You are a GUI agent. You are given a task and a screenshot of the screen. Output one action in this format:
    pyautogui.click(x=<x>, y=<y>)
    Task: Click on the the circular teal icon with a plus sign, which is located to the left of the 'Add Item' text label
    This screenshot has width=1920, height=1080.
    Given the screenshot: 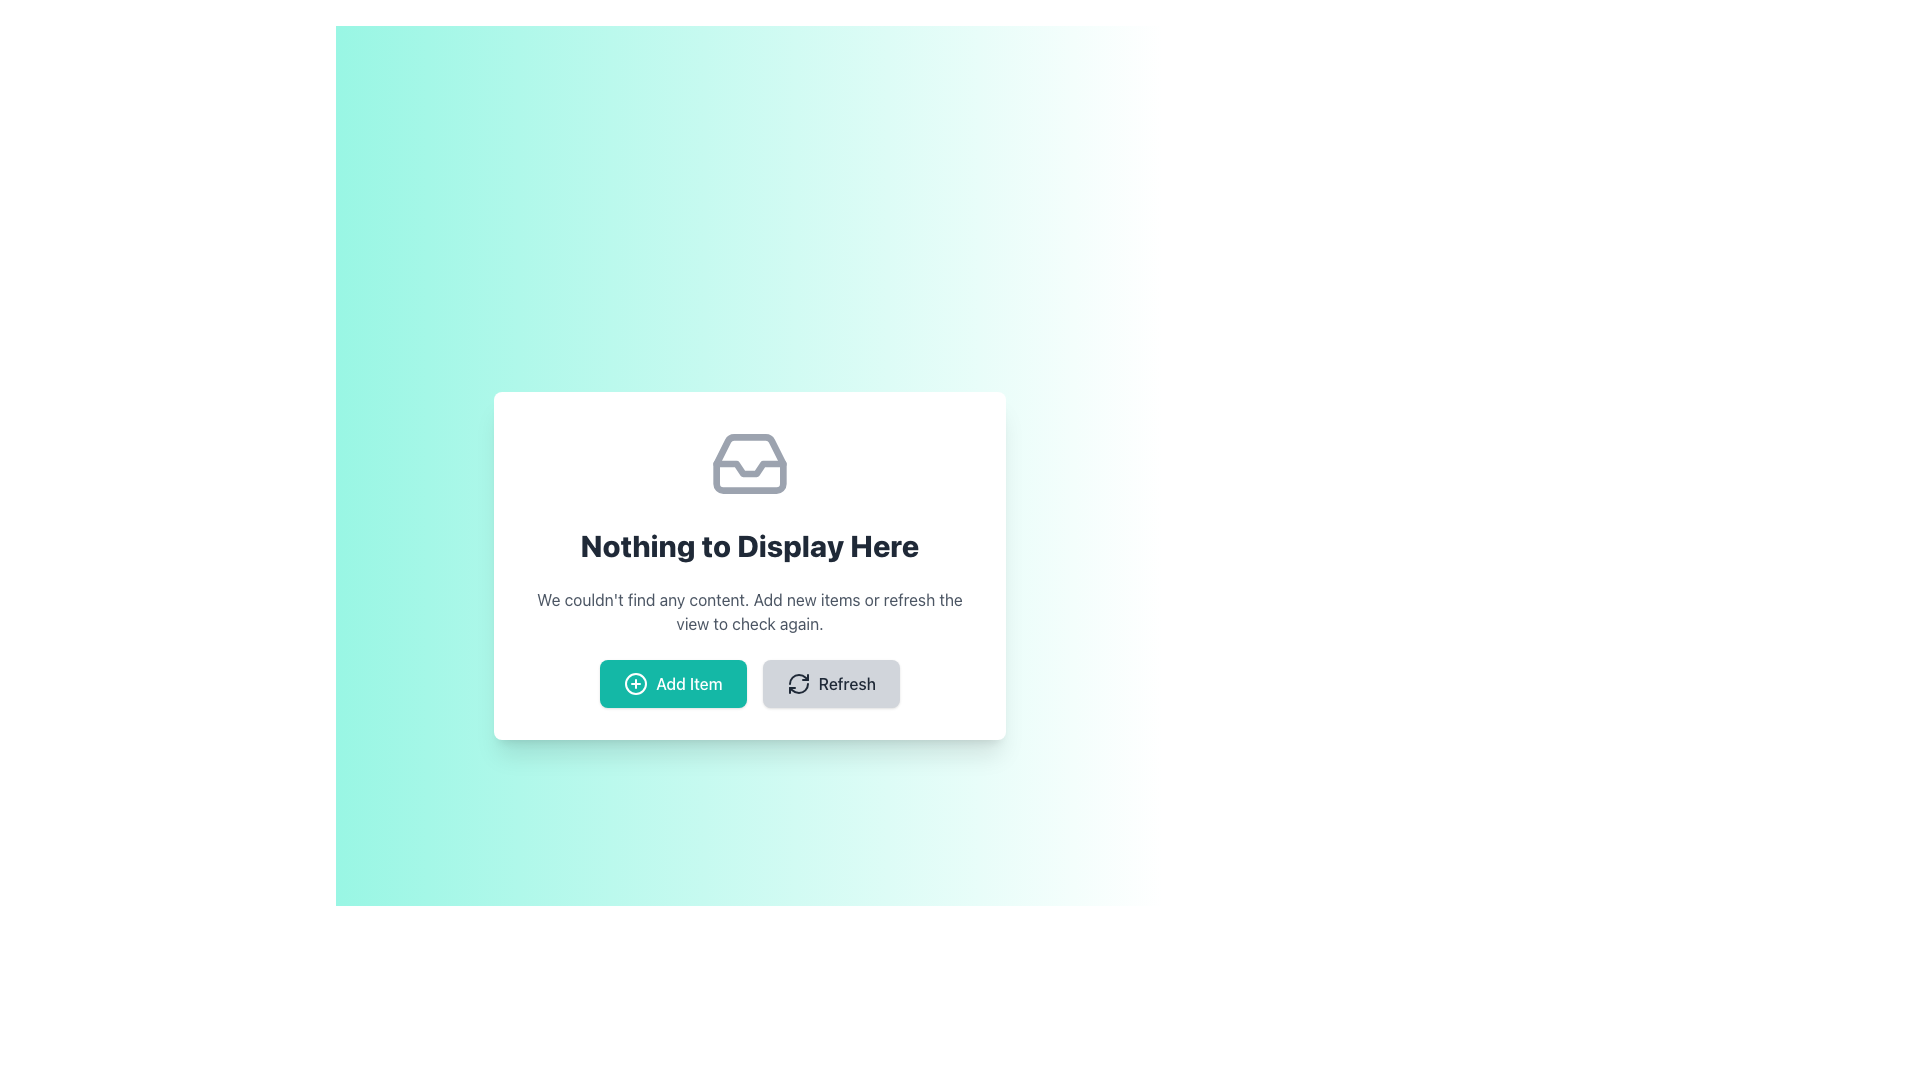 What is the action you would take?
    pyautogui.click(x=635, y=682)
    